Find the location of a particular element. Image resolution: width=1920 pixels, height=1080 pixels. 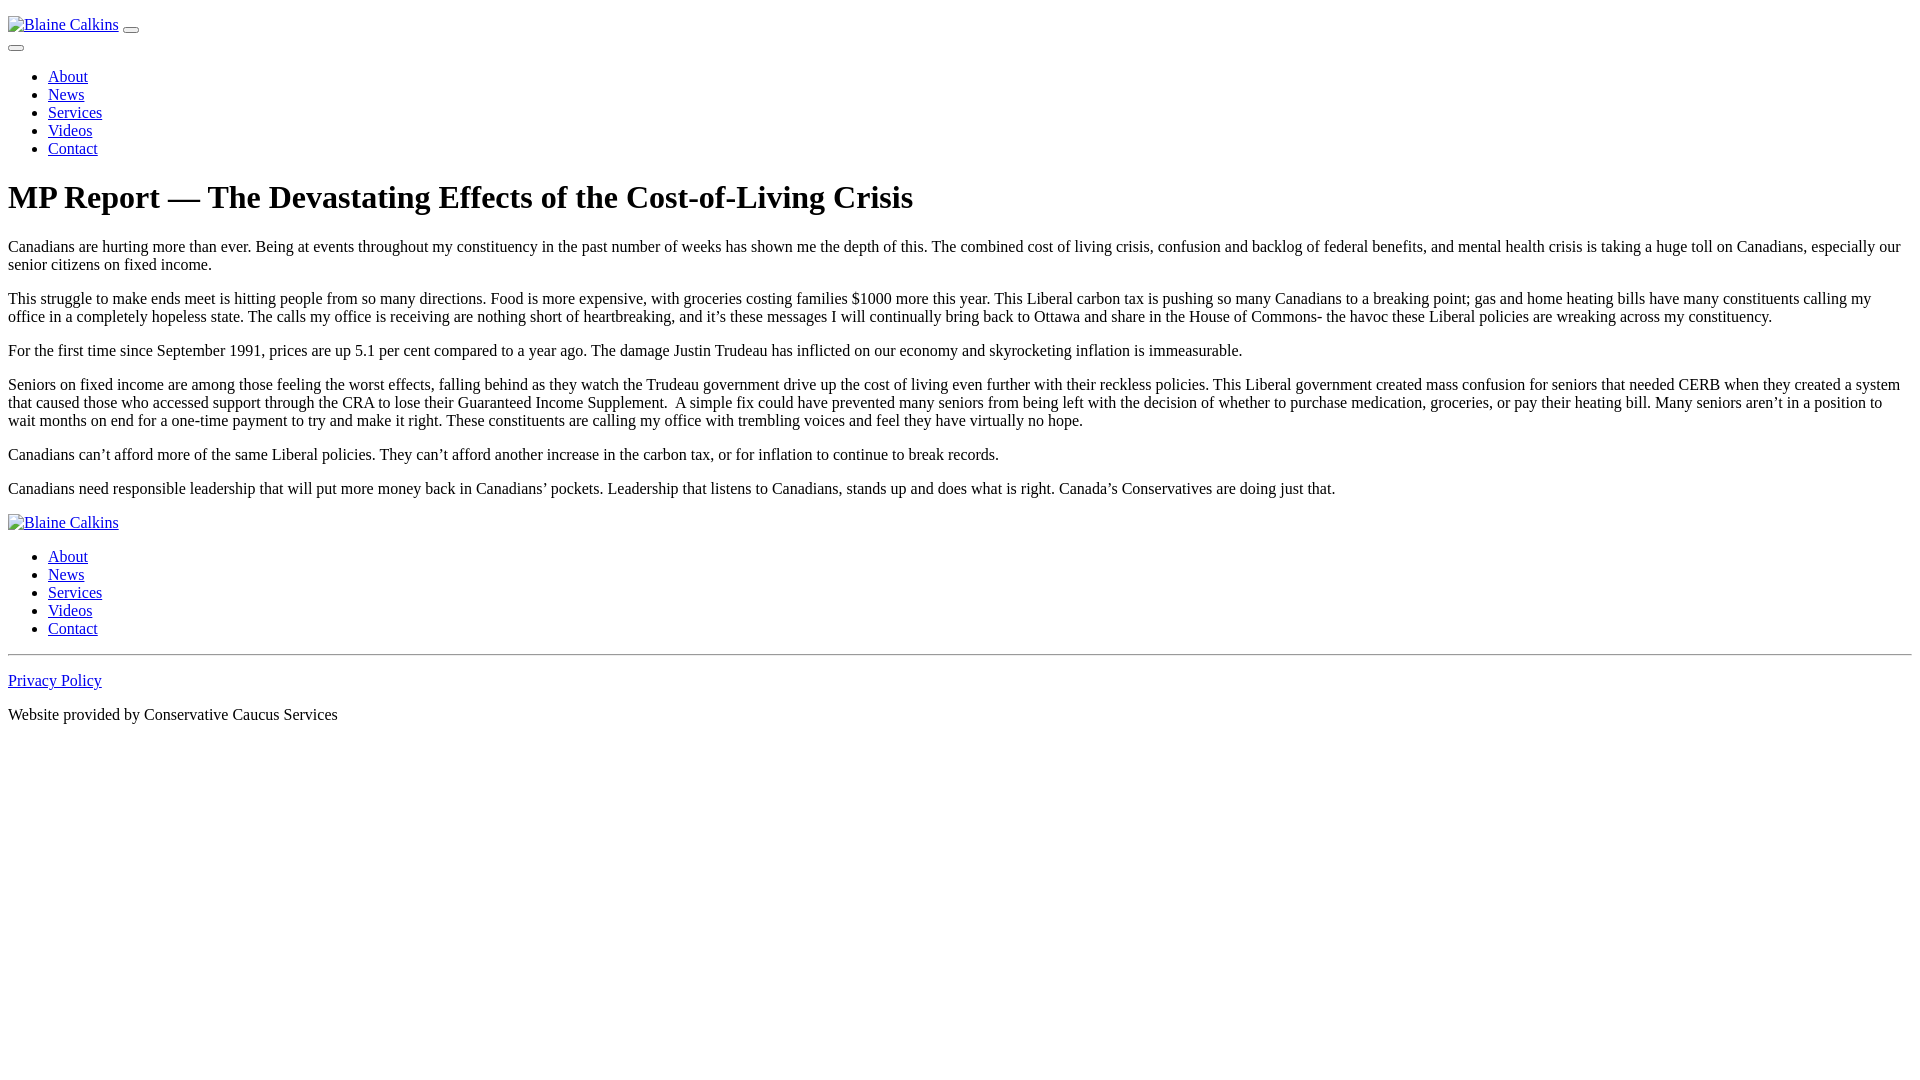

'Services' is located at coordinates (75, 112).